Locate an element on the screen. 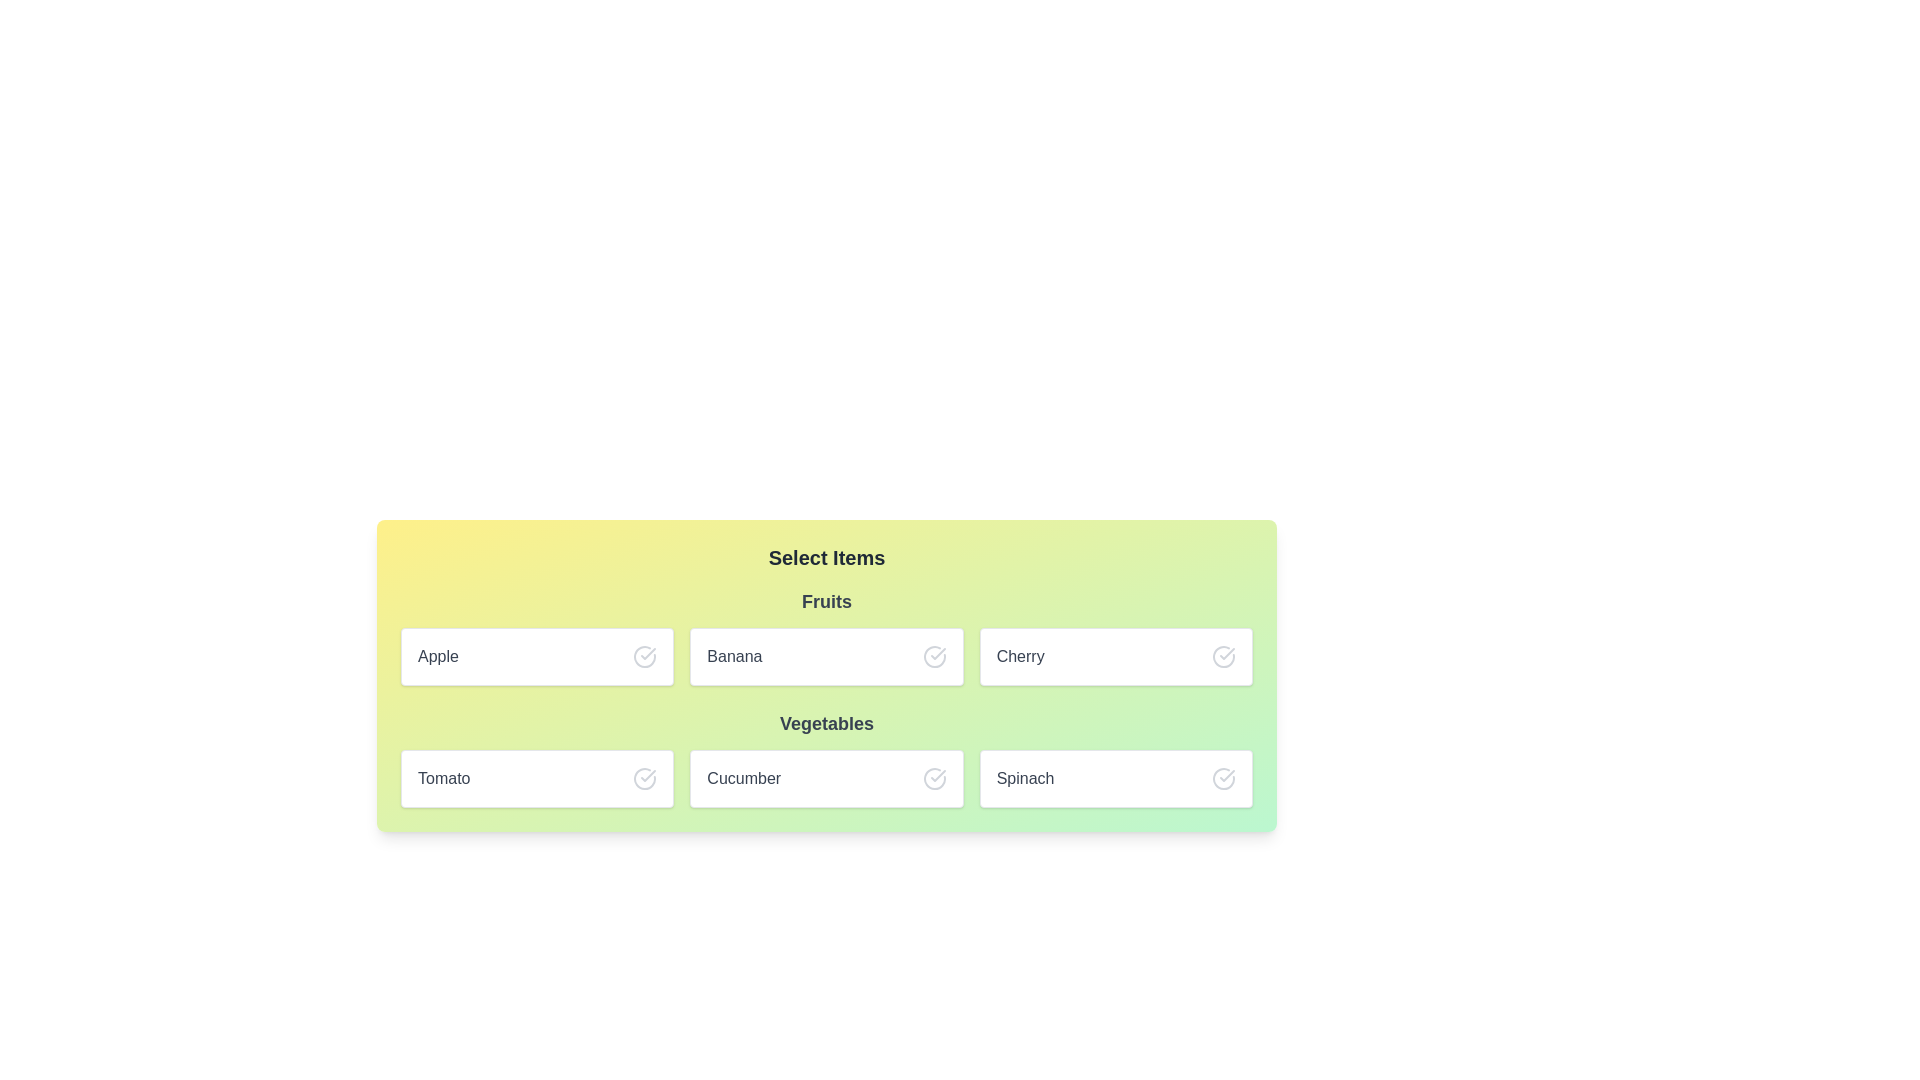 This screenshot has width=1920, height=1080. the checkmark SVG icon indicating confirmation located to the right of the 'Spinach' text label in the 'Vegetables' section of the form is located at coordinates (1226, 774).